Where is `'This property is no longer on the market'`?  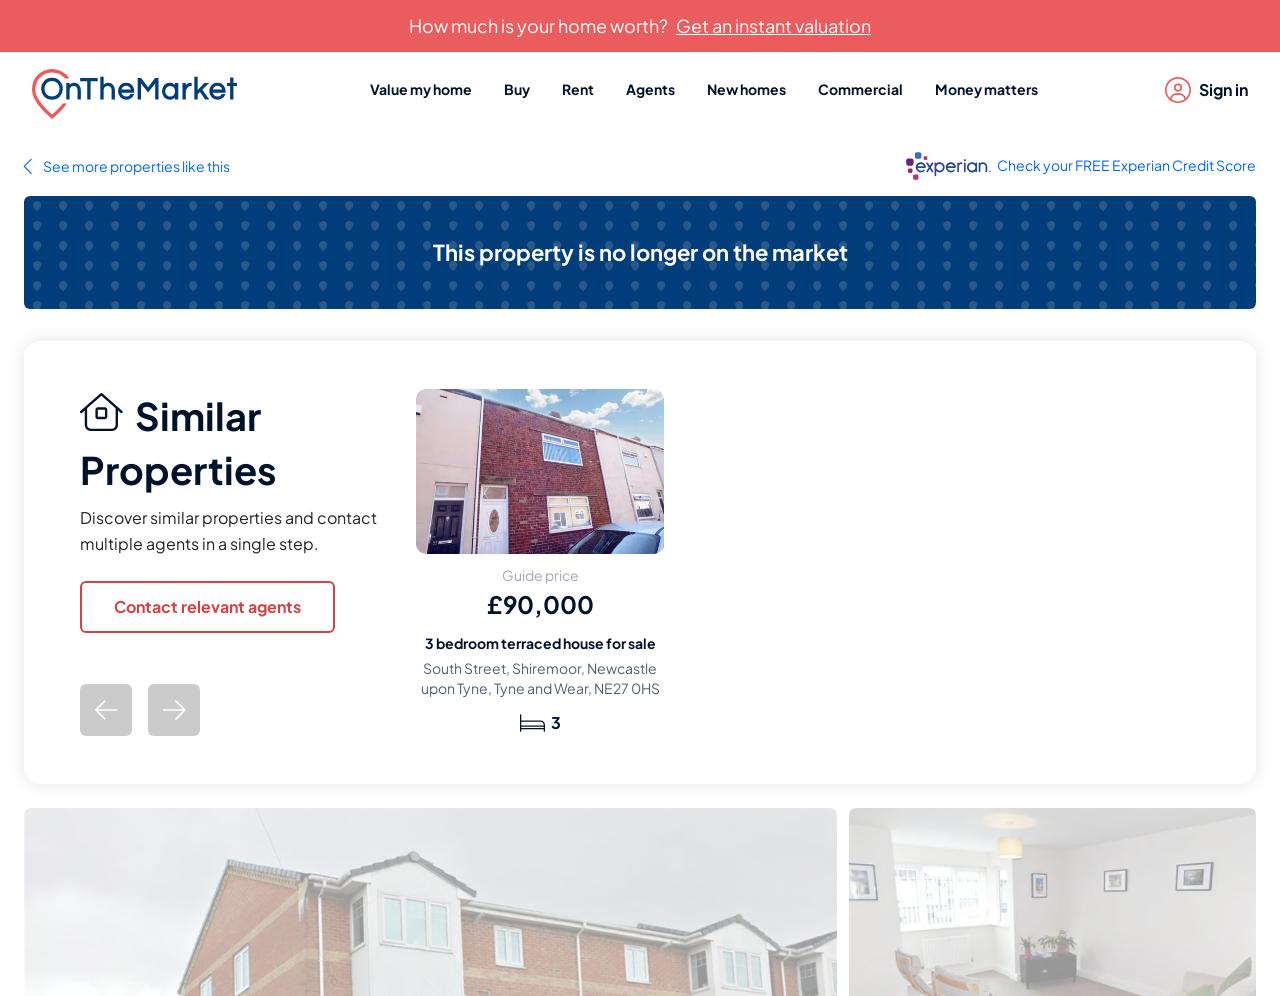 'This property is no longer on the market' is located at coordinates (638, 251).